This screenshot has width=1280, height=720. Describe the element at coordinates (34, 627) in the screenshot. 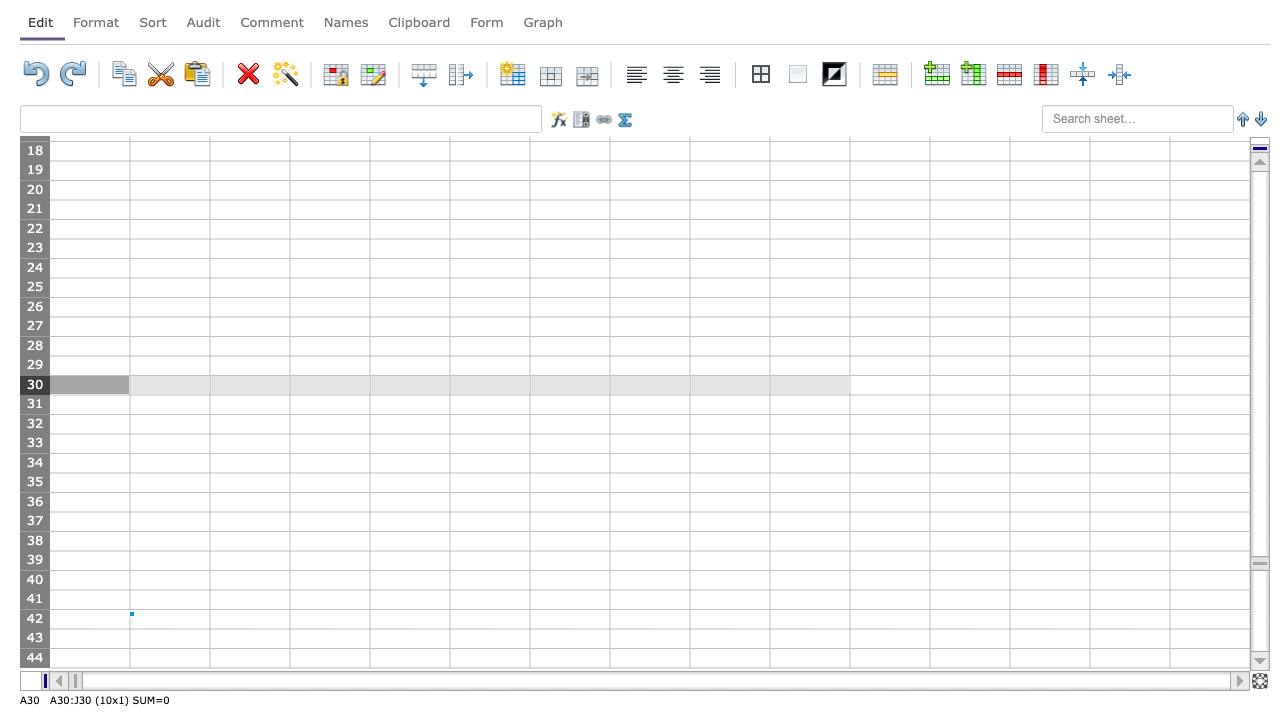

I see `Move cursor to the bottom border of row 42 header` at that location.